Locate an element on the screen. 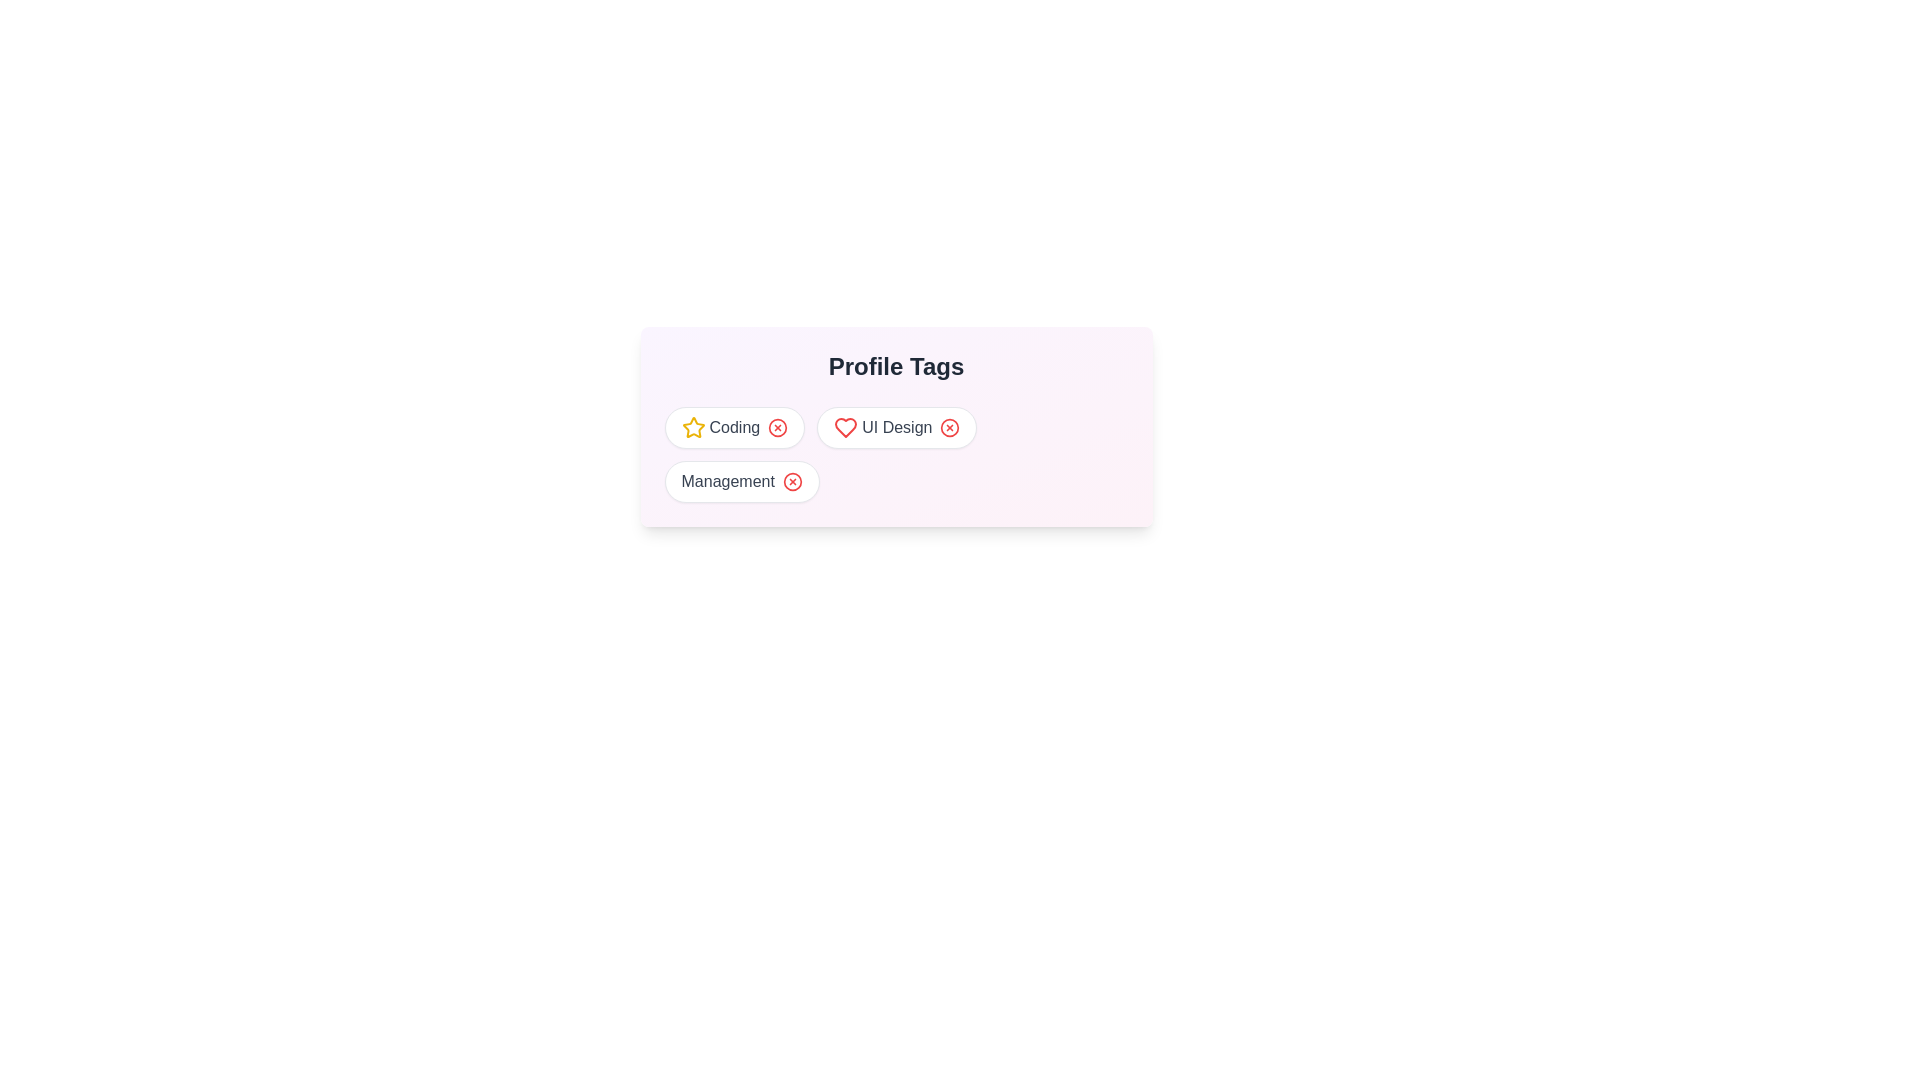  remove button for the tag with name UI Design is located at coordinates (949, 427).